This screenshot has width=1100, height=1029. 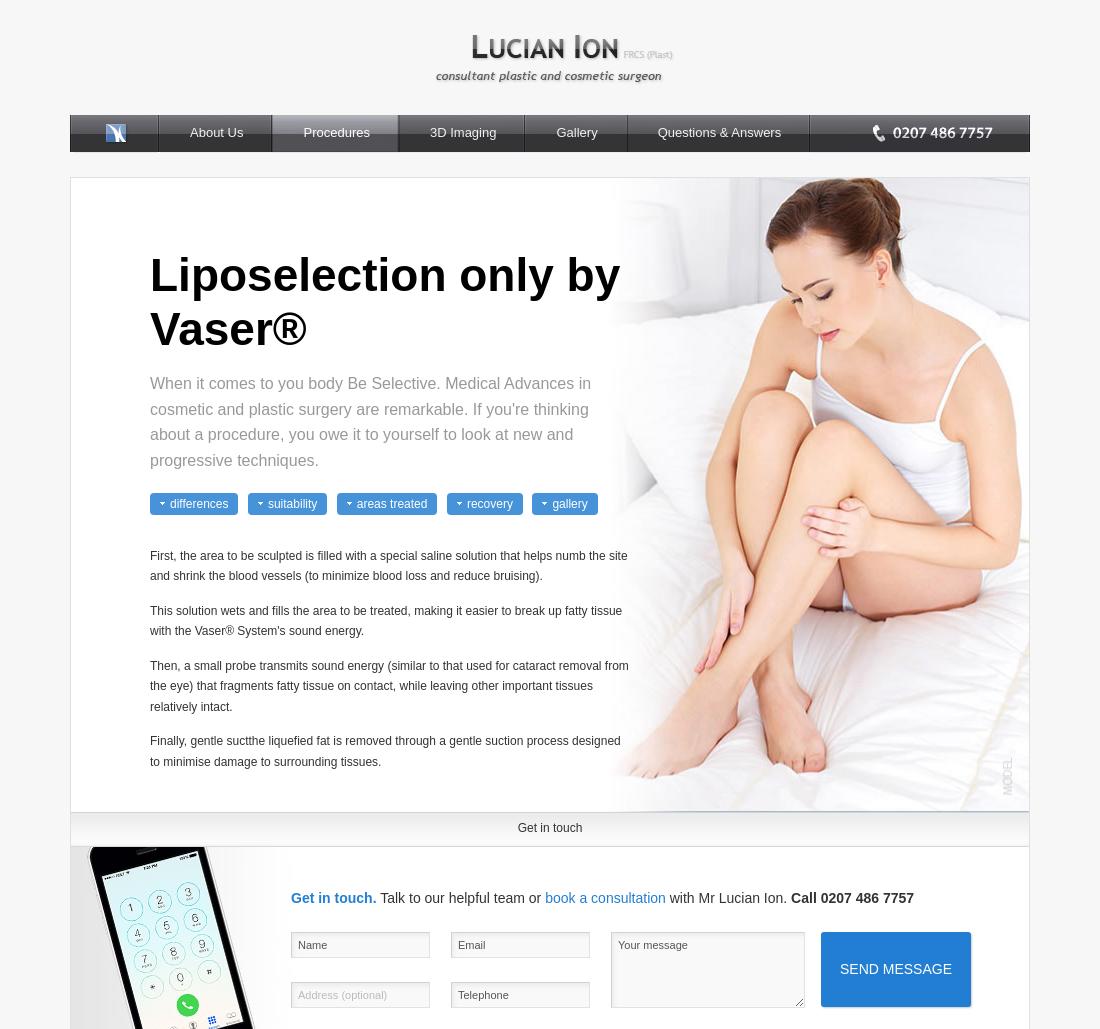 I want to click on 'First, the area to be sculpted is filled with a special saline solution that helps numb the site and shrink the blood vessels (to minimize blood loss and reduce bruising).', so click(x=388, y=564).